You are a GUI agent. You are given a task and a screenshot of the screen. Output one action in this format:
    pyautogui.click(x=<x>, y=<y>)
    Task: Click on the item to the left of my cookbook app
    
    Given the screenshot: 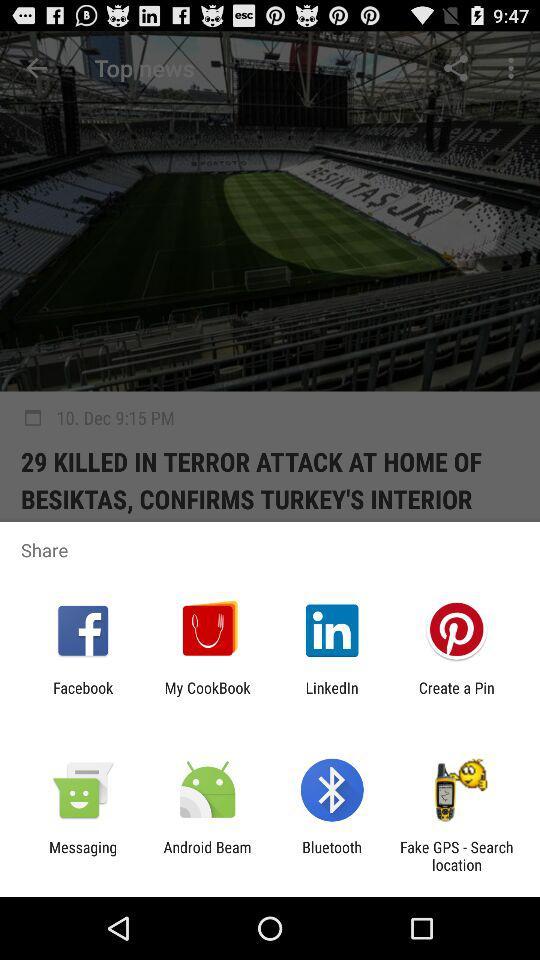 What is the action you would take?
    pyautogui.click(x=82, y=696)
    